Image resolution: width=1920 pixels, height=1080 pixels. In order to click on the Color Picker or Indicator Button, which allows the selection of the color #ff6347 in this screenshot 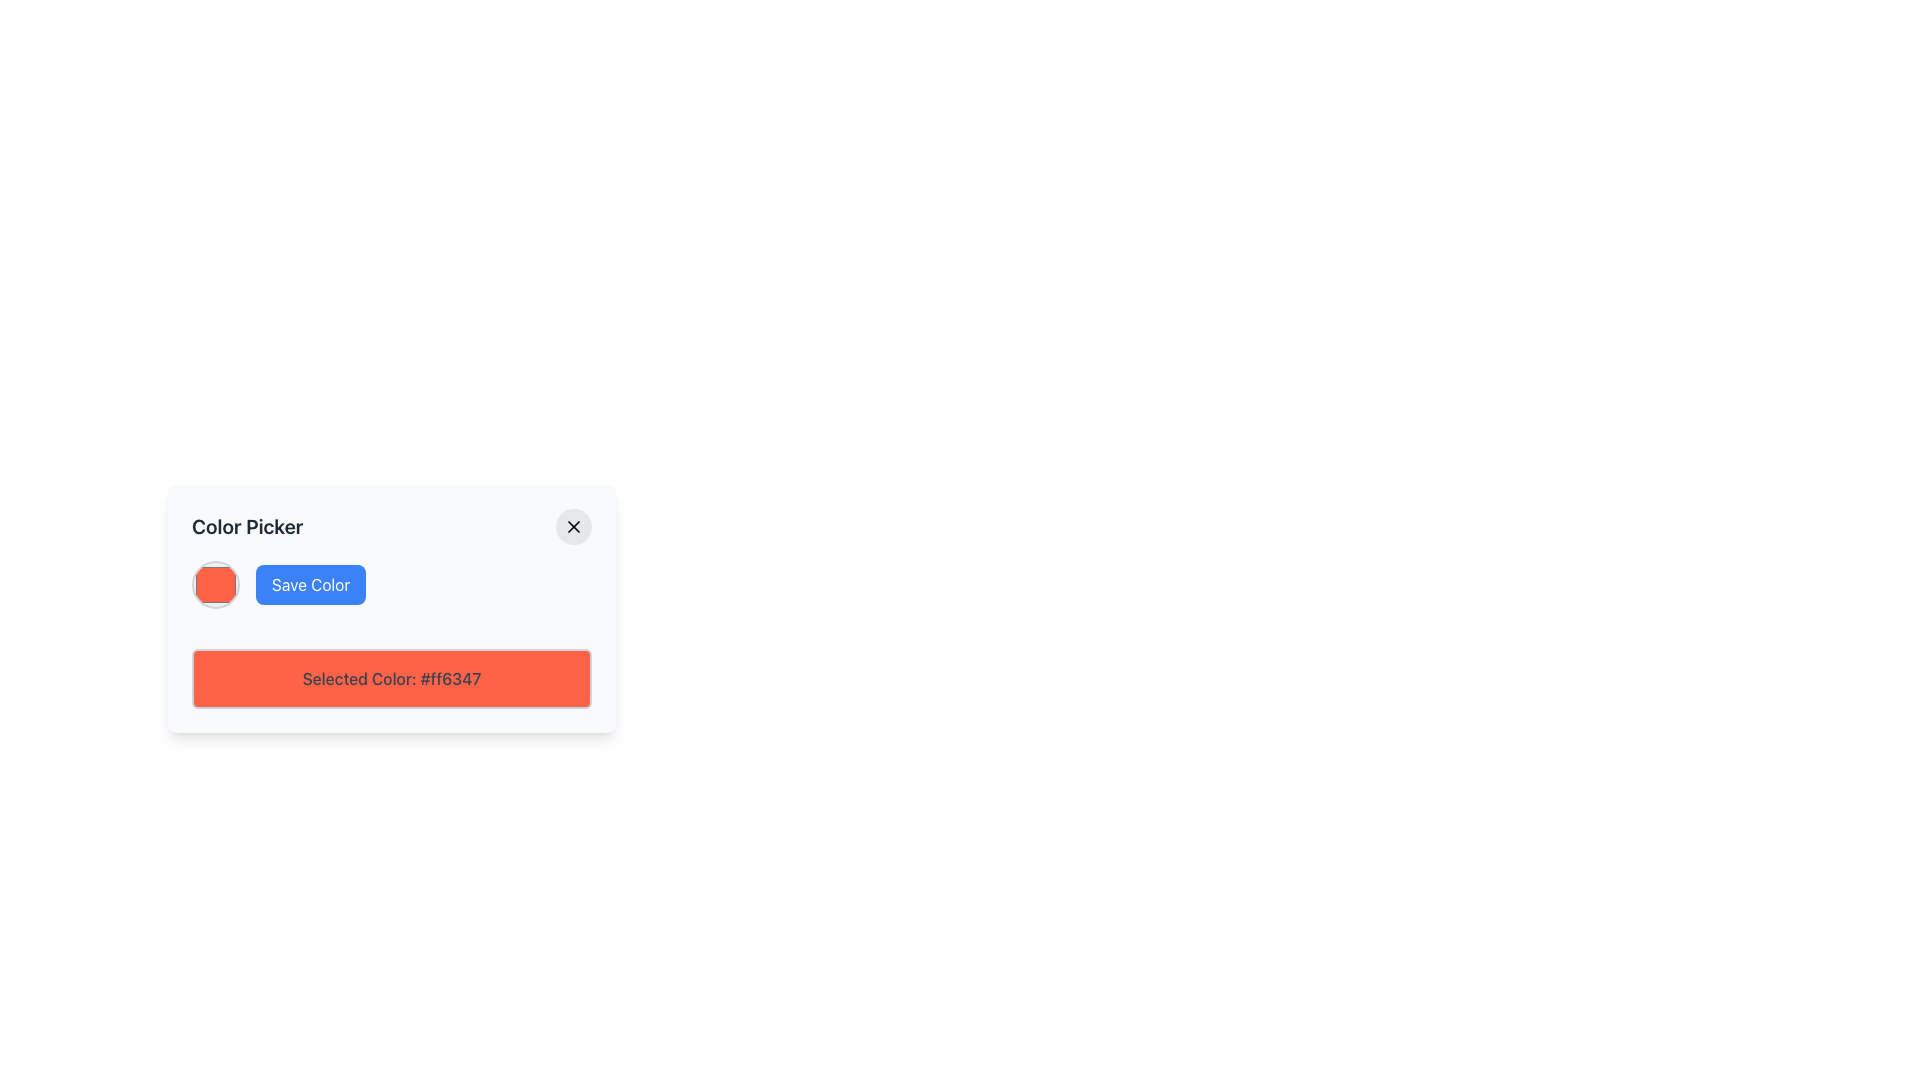, I will do `click(216, 585)`.